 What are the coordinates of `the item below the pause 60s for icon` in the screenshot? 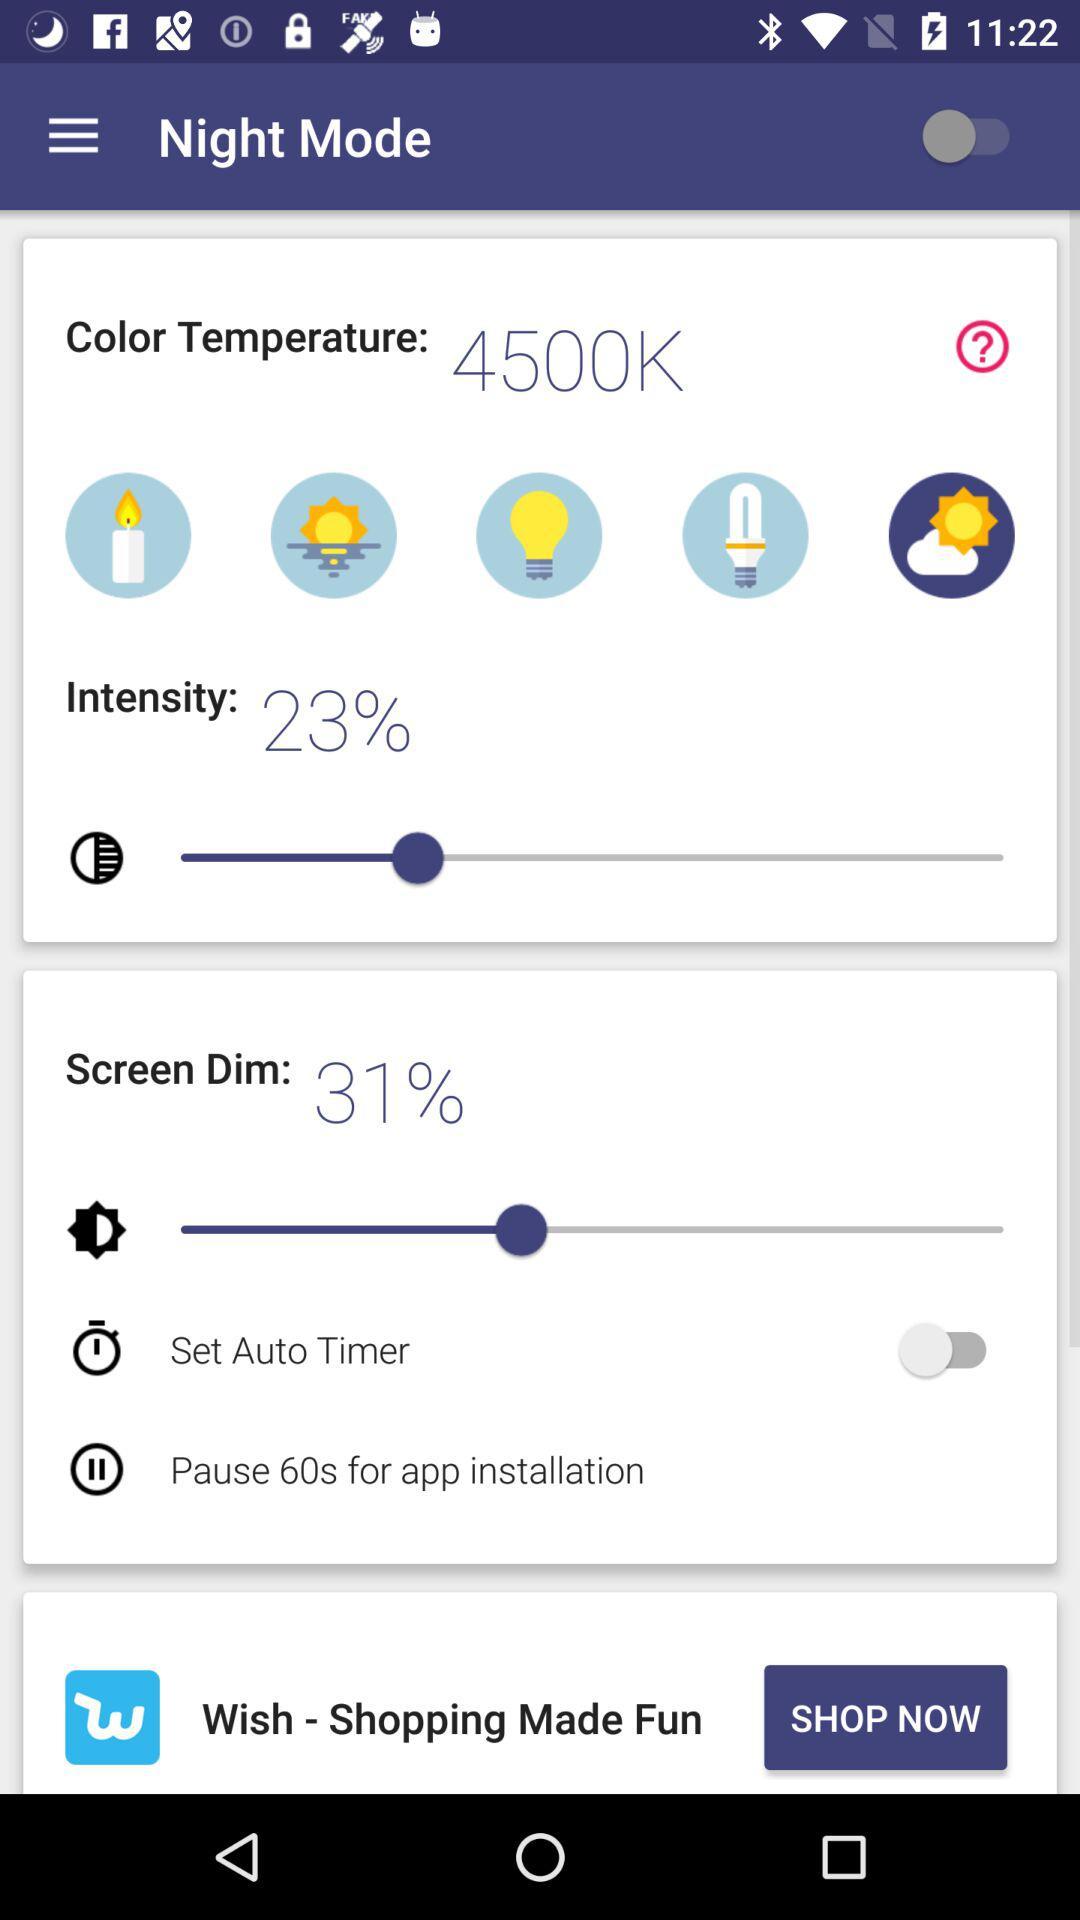 It's located at (479, 1716).